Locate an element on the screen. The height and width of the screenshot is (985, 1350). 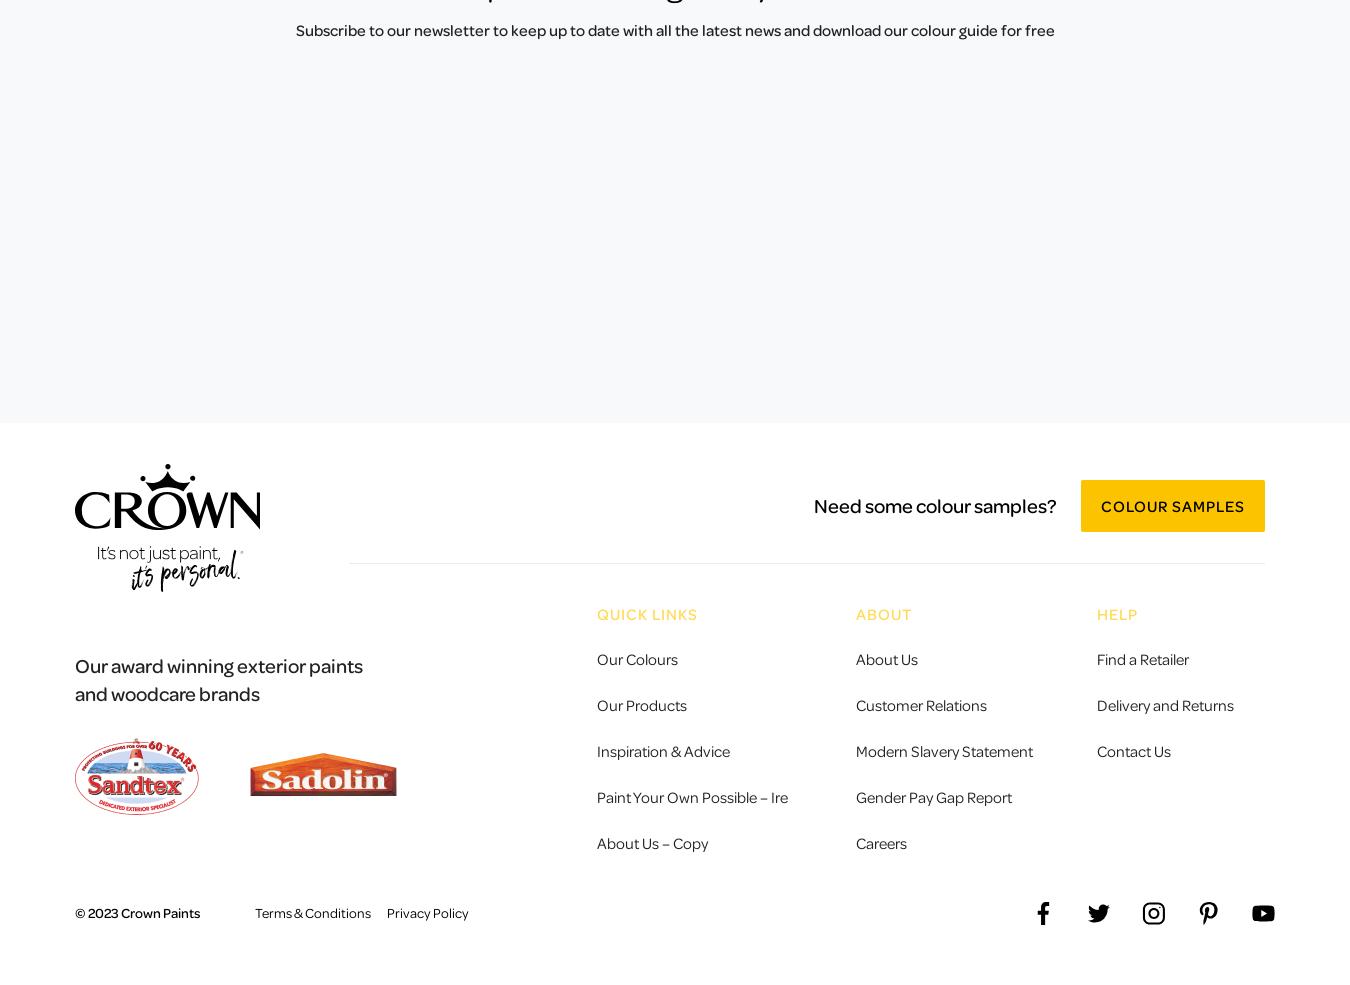
'Subscribe to our newsletter to keep up to date with all the latest news and download our colour guide for free' is located at coordinates (293, 29).